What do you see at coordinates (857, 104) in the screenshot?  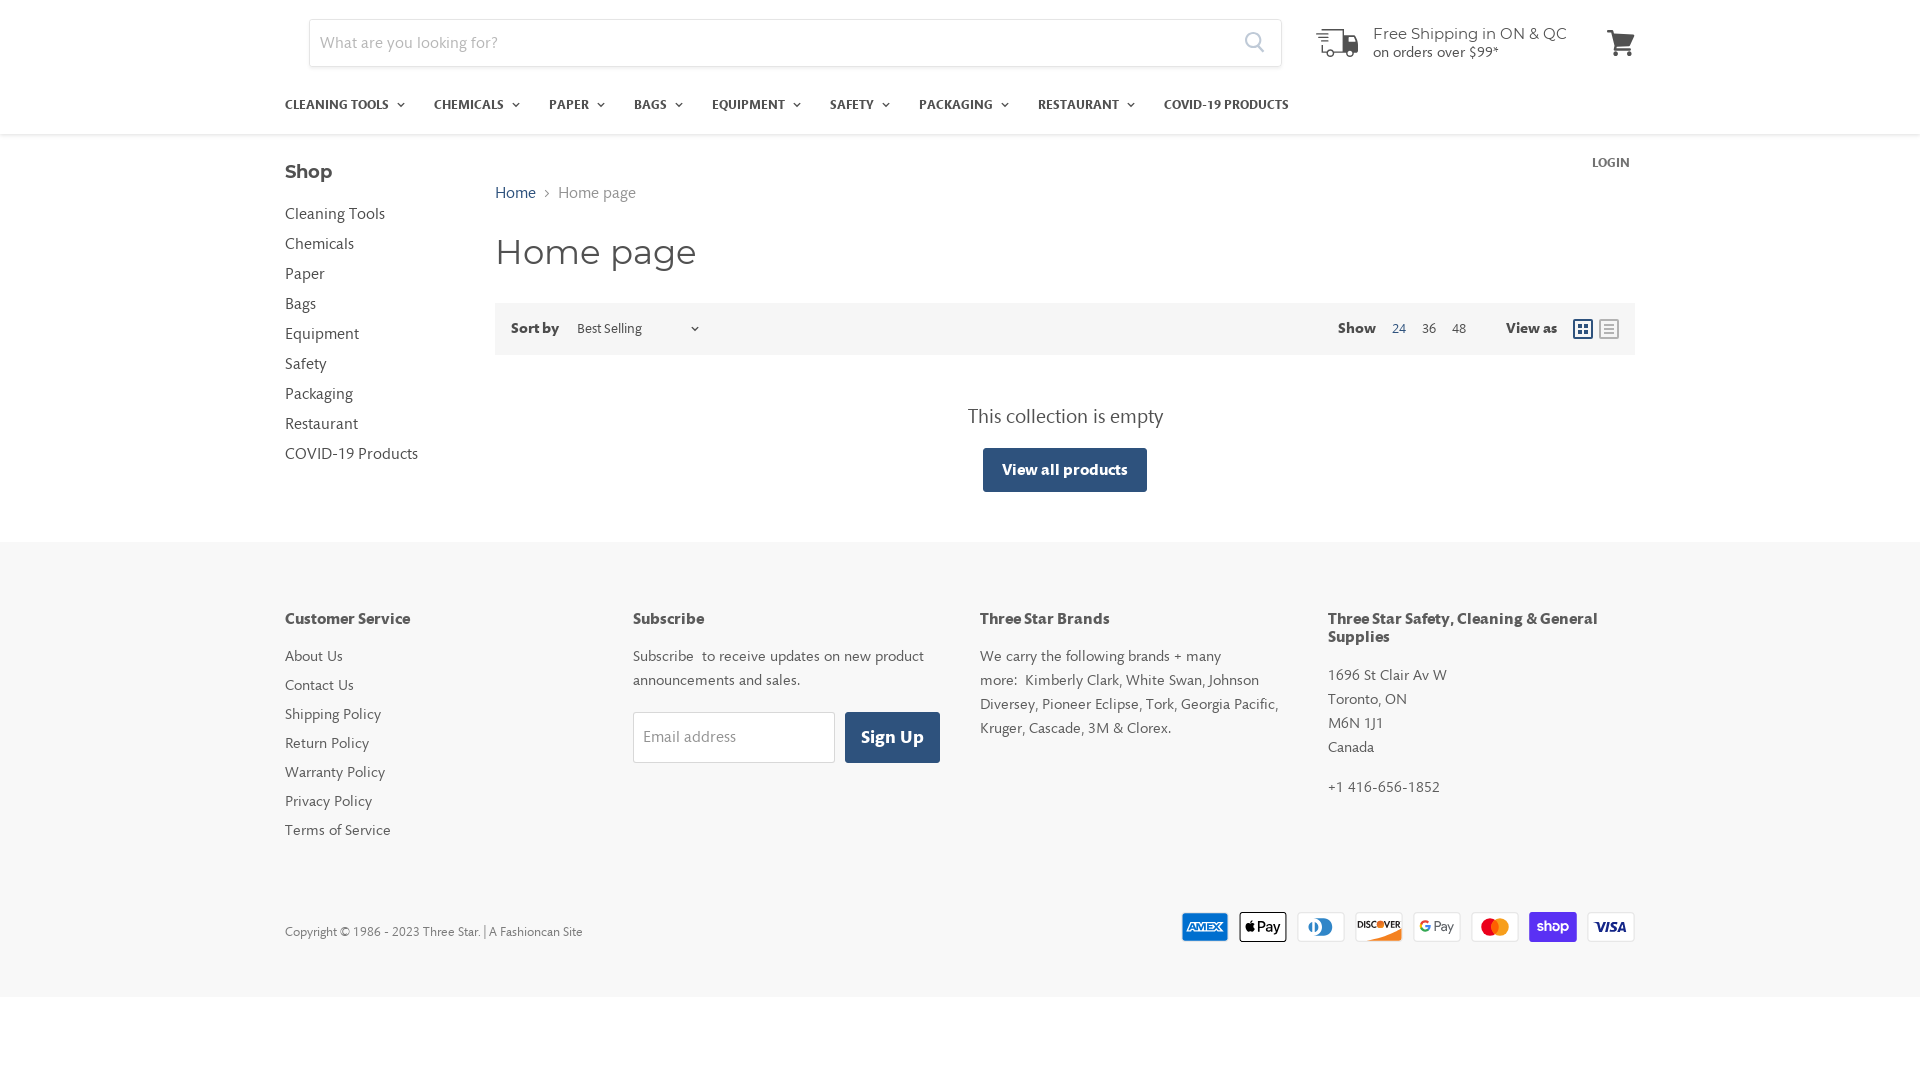 I see `'SAFETY'` at bounding box center [857, 104].